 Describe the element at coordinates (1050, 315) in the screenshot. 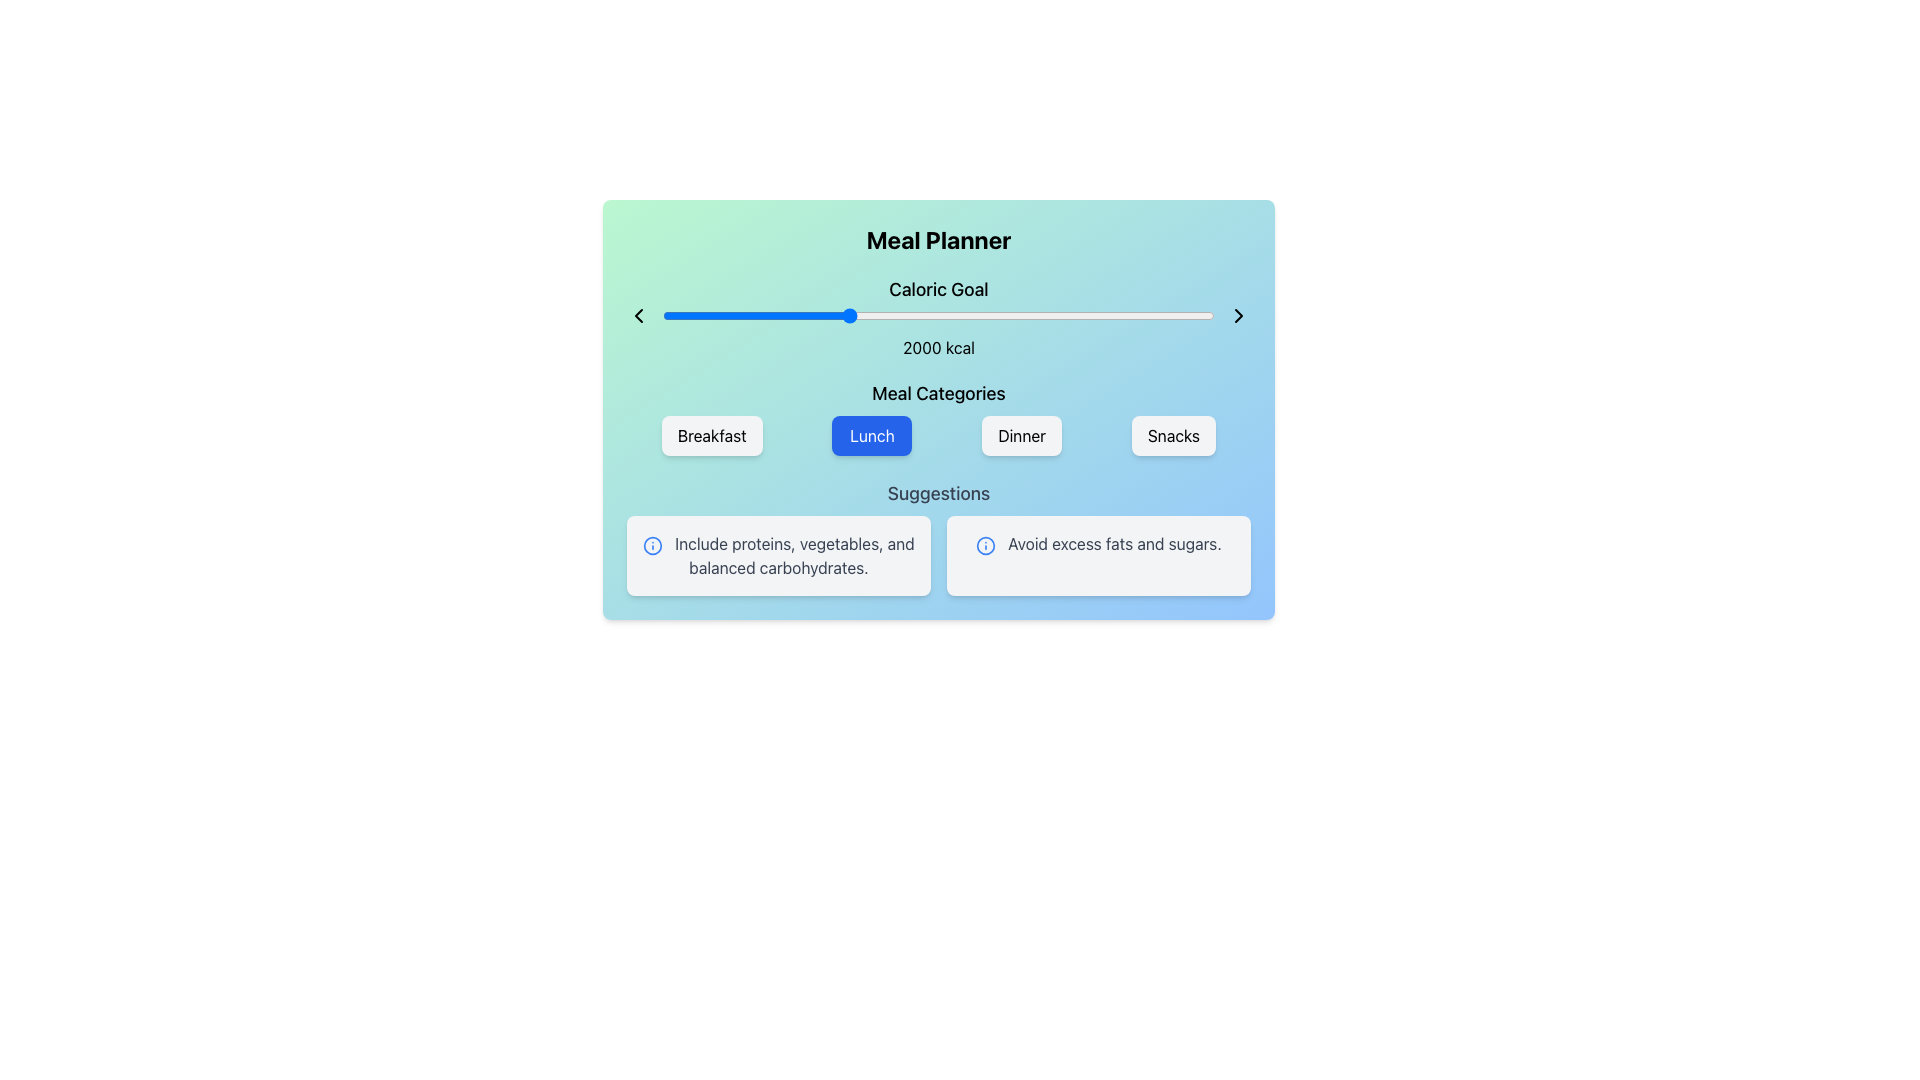

I see `caloric goal` at that location.